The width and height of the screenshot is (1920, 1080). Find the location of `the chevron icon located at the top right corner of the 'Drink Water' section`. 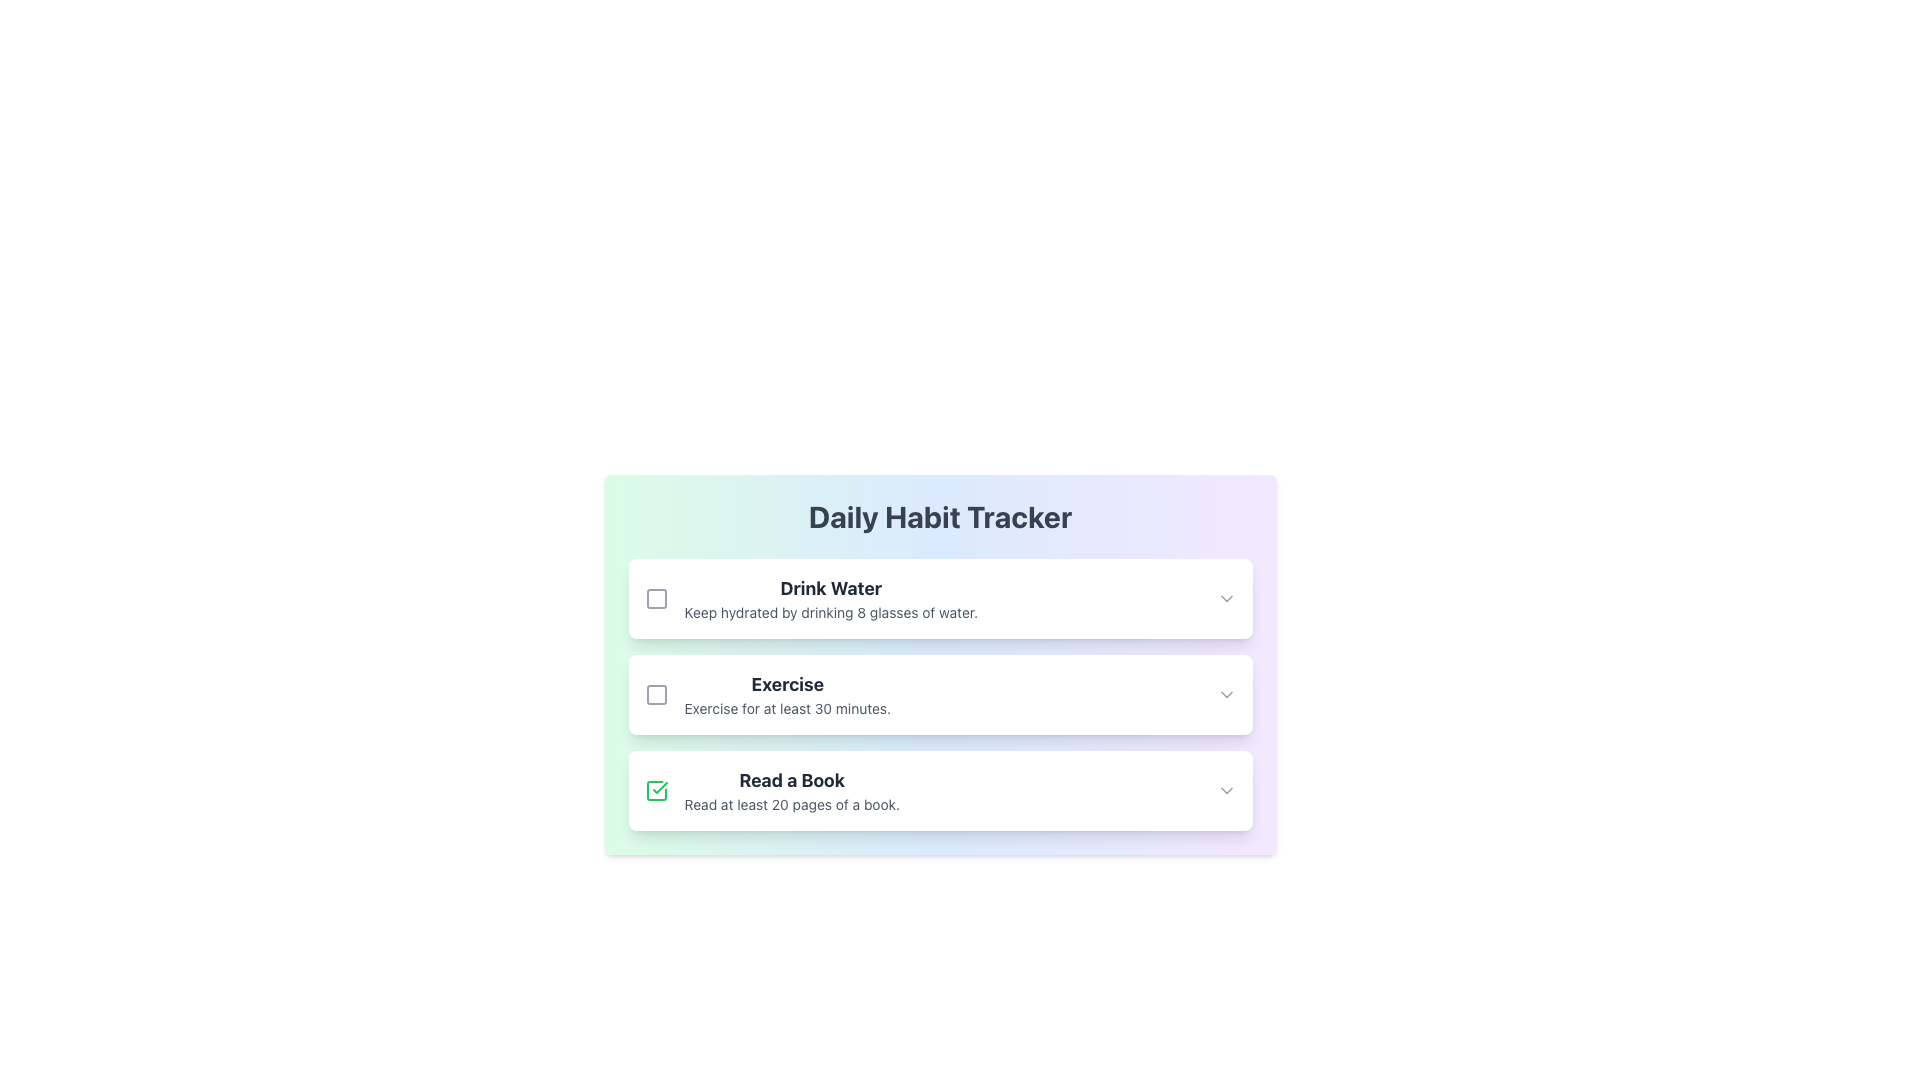

the chevron icon located at the top right corner of the 'Drink Water' section is located at coordinates (1225, 597).